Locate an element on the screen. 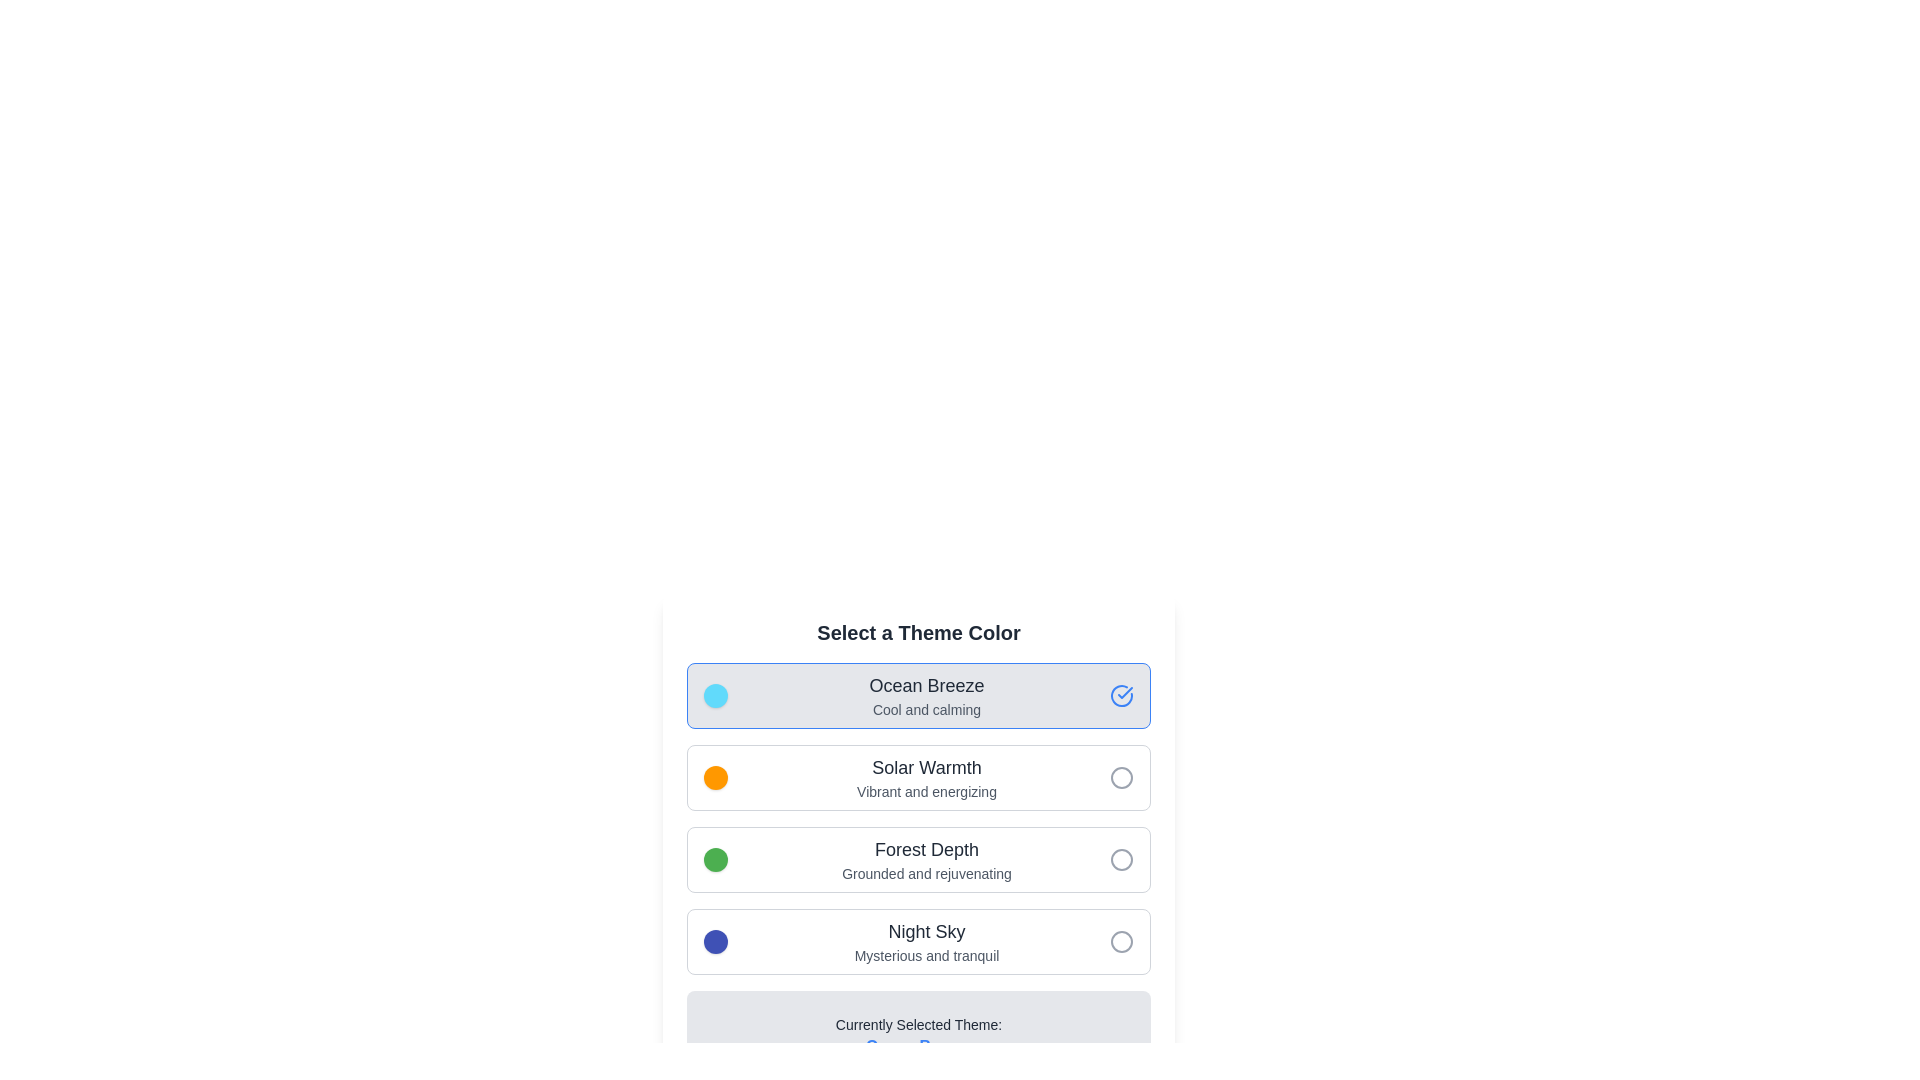  the 'Night Sky' theme selection button is located at coordinates (917, 941).